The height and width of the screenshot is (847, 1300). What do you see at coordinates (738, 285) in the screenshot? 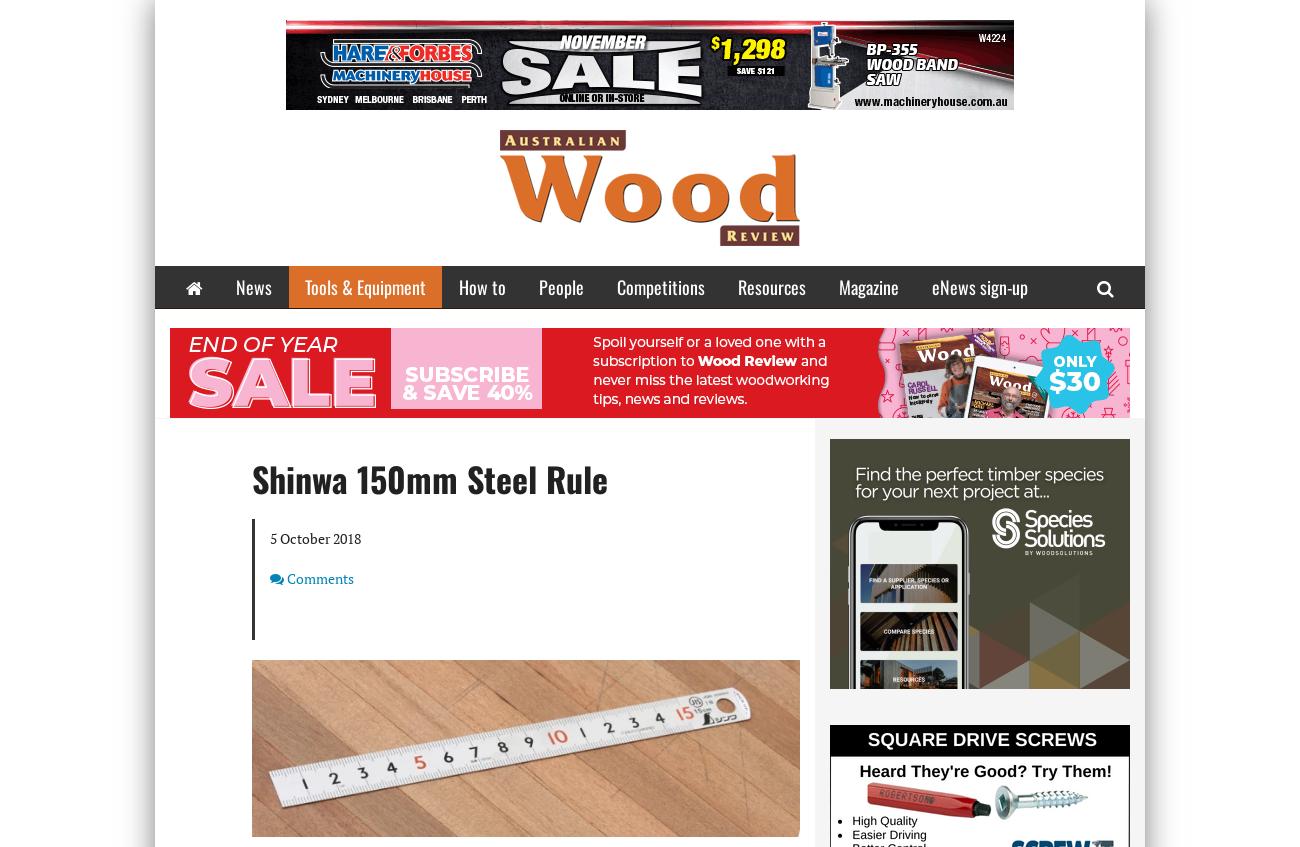
I see `'Resources'` at bounding box center [738, 285].